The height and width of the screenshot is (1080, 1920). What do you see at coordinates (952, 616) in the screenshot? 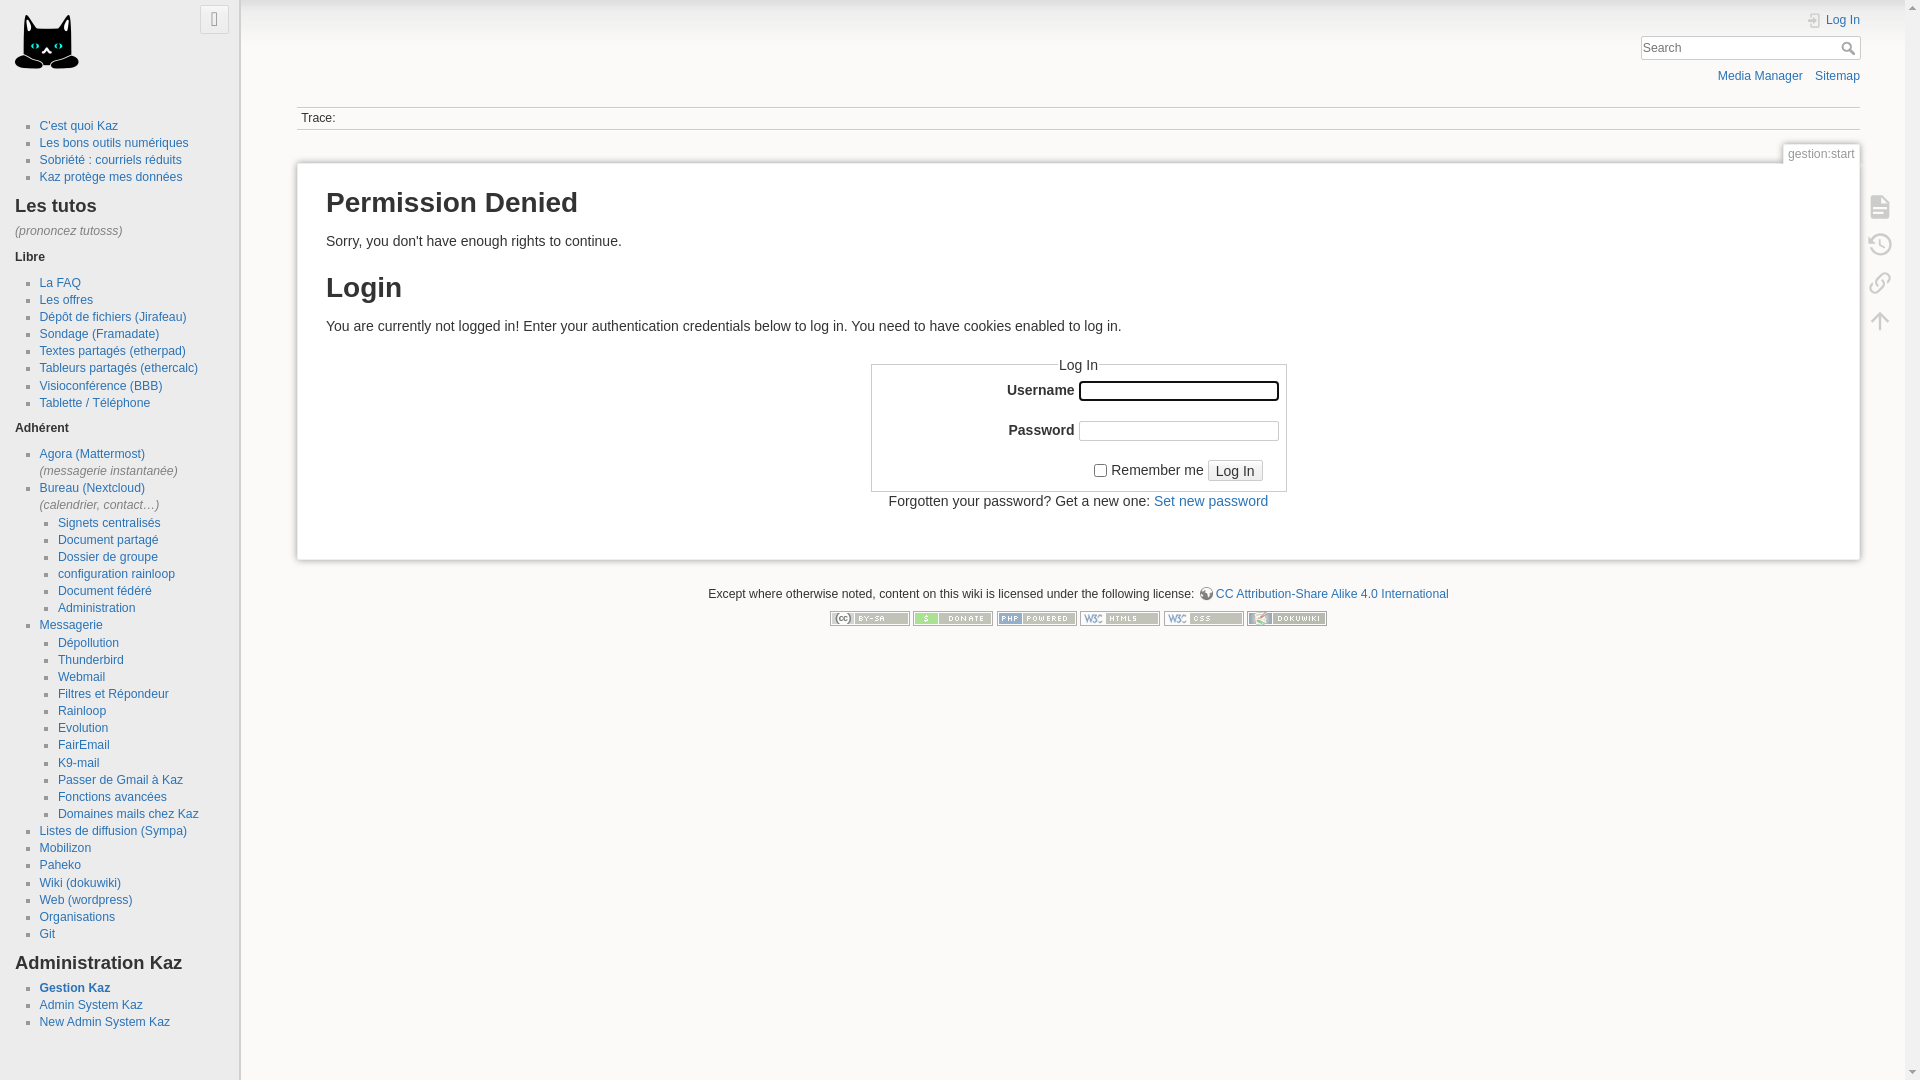
I see `'Donate'` at bounding box center [952, 616].